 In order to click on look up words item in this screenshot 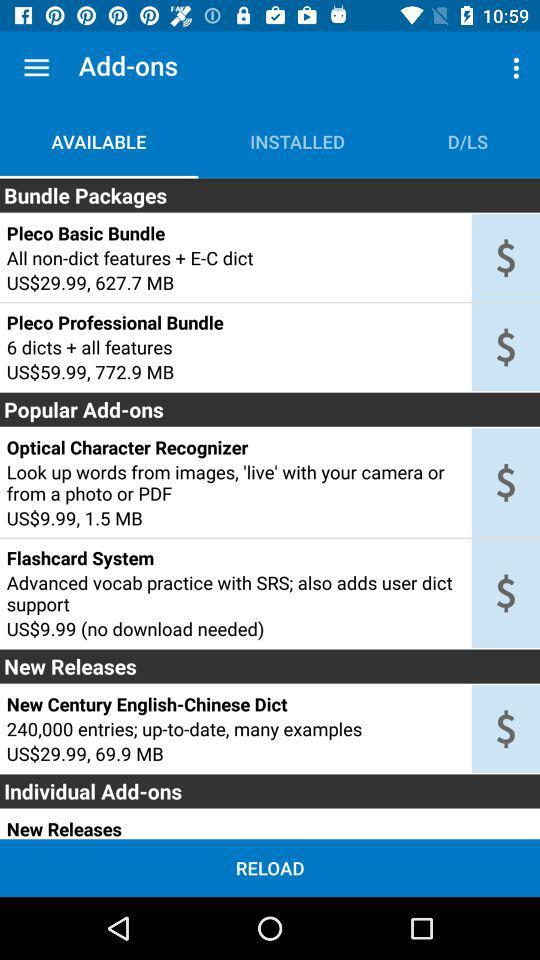, I will do `click(234, 481)`.